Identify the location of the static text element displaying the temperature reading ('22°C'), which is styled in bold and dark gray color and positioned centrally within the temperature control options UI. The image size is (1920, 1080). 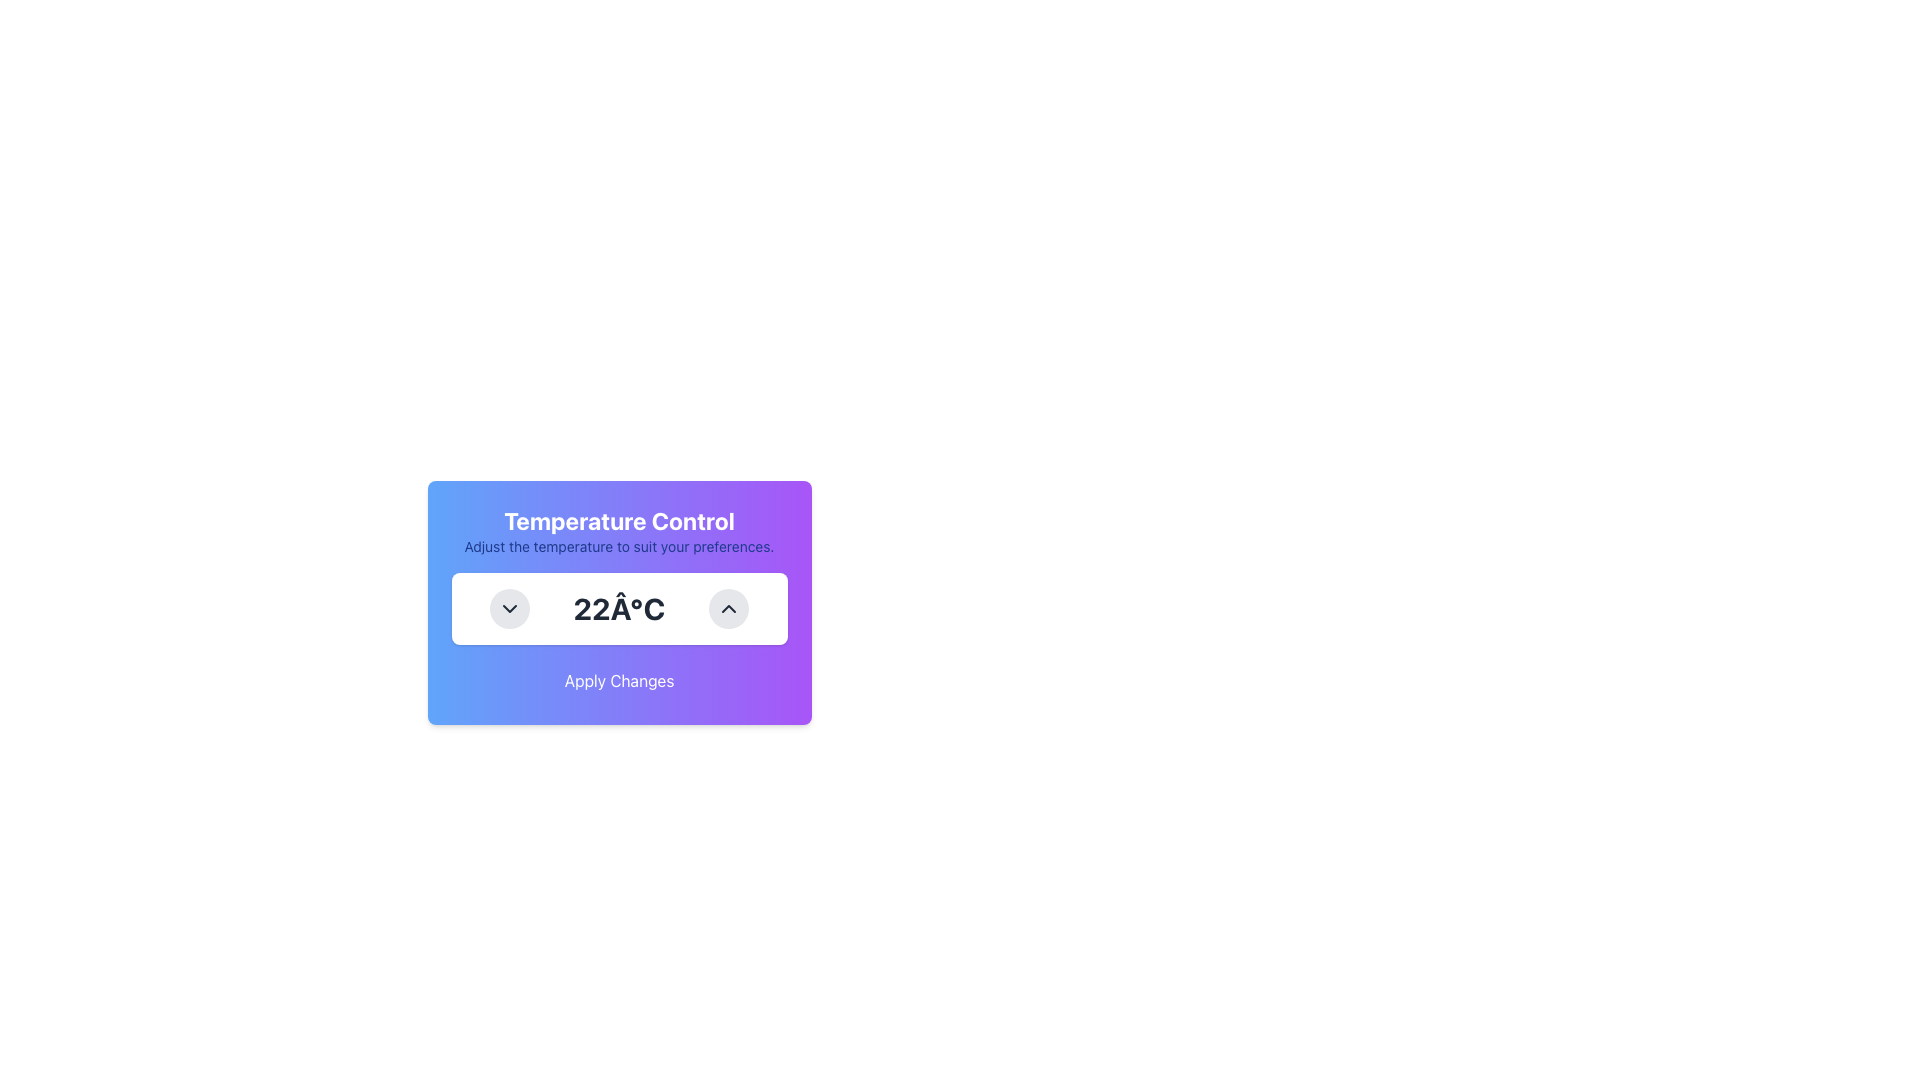
(618, 608).